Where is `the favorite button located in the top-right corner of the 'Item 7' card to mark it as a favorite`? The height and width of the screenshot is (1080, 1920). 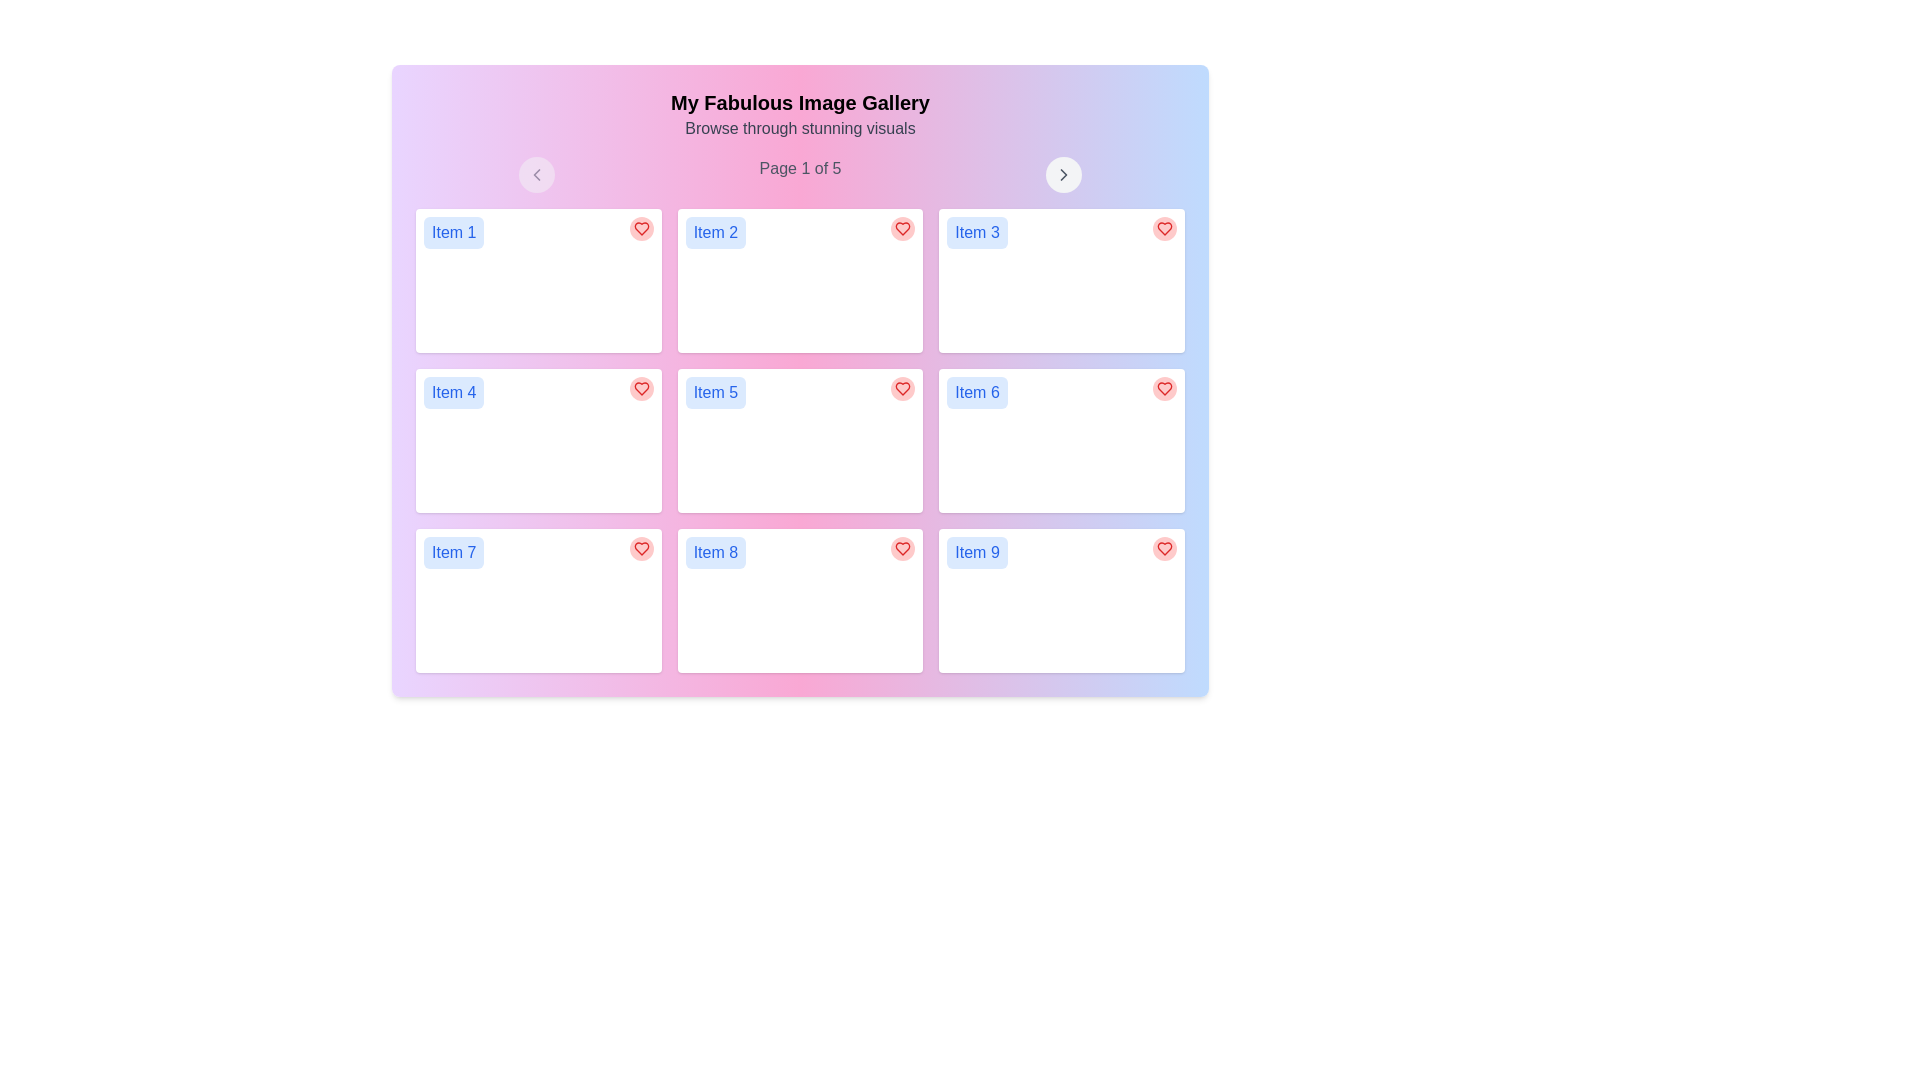 the favorite button located in the top-right corner of the 'Item 7' card to mark it as a favorite is located at coordinates (641, 548).